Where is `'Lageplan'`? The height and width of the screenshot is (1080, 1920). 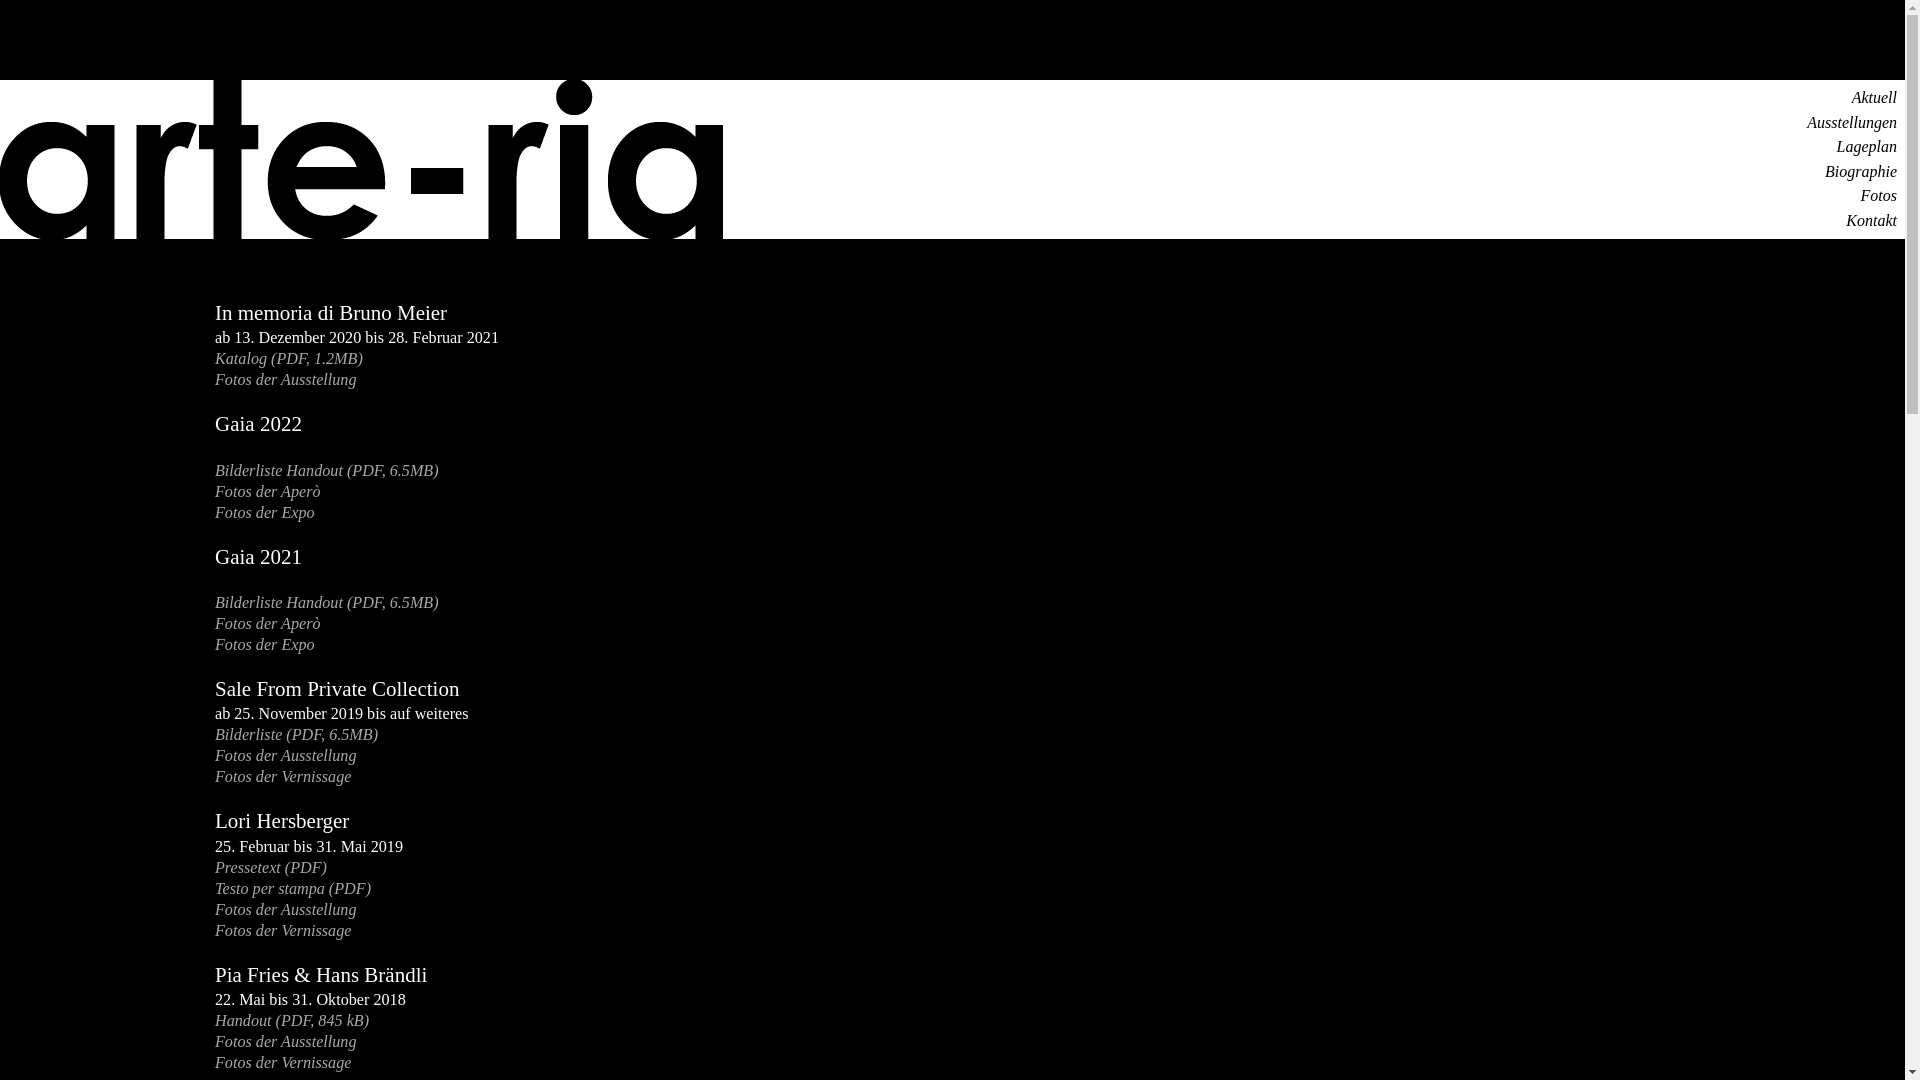
'Lageplan' is located at coordinates (1866, 145).